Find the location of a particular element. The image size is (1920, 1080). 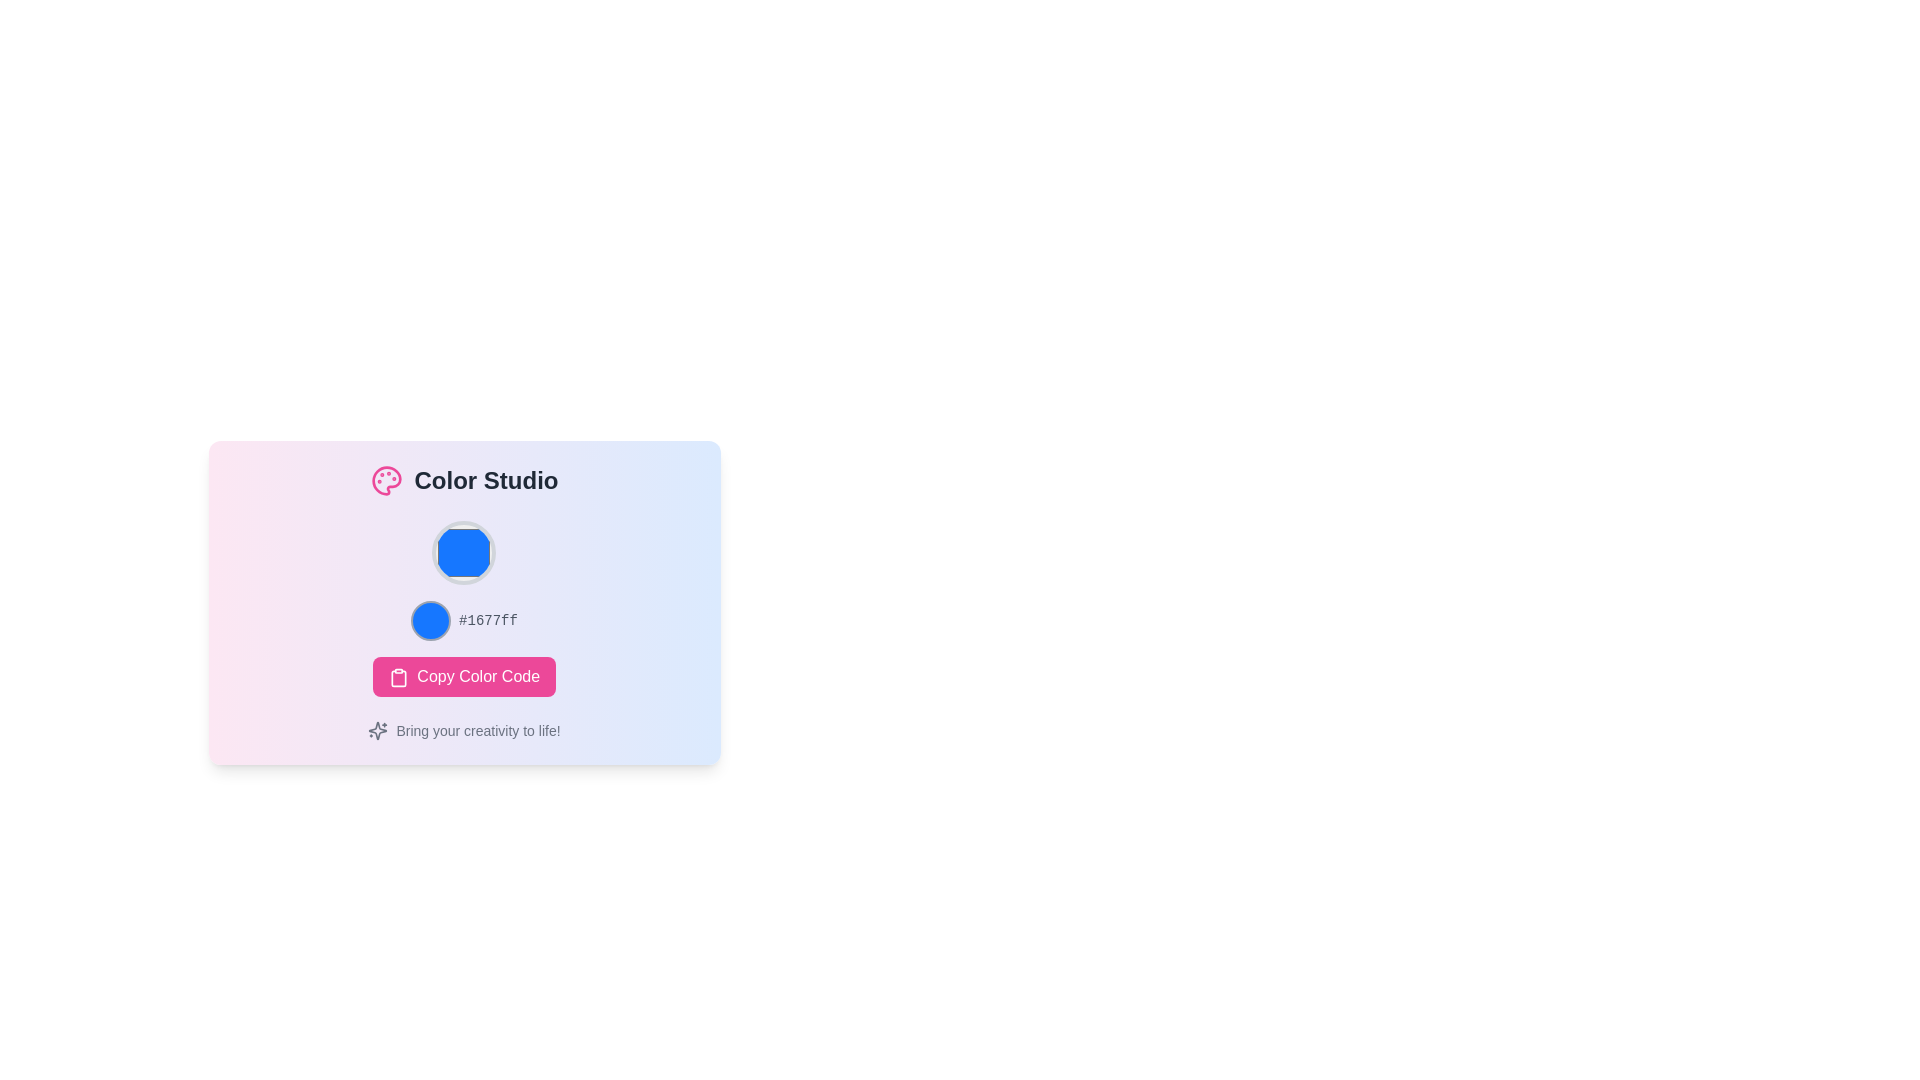

the clipboard icon that is part of the 'Copy Color Code' button, located in the bottom section of the content card is located at coordinates (398, 676).